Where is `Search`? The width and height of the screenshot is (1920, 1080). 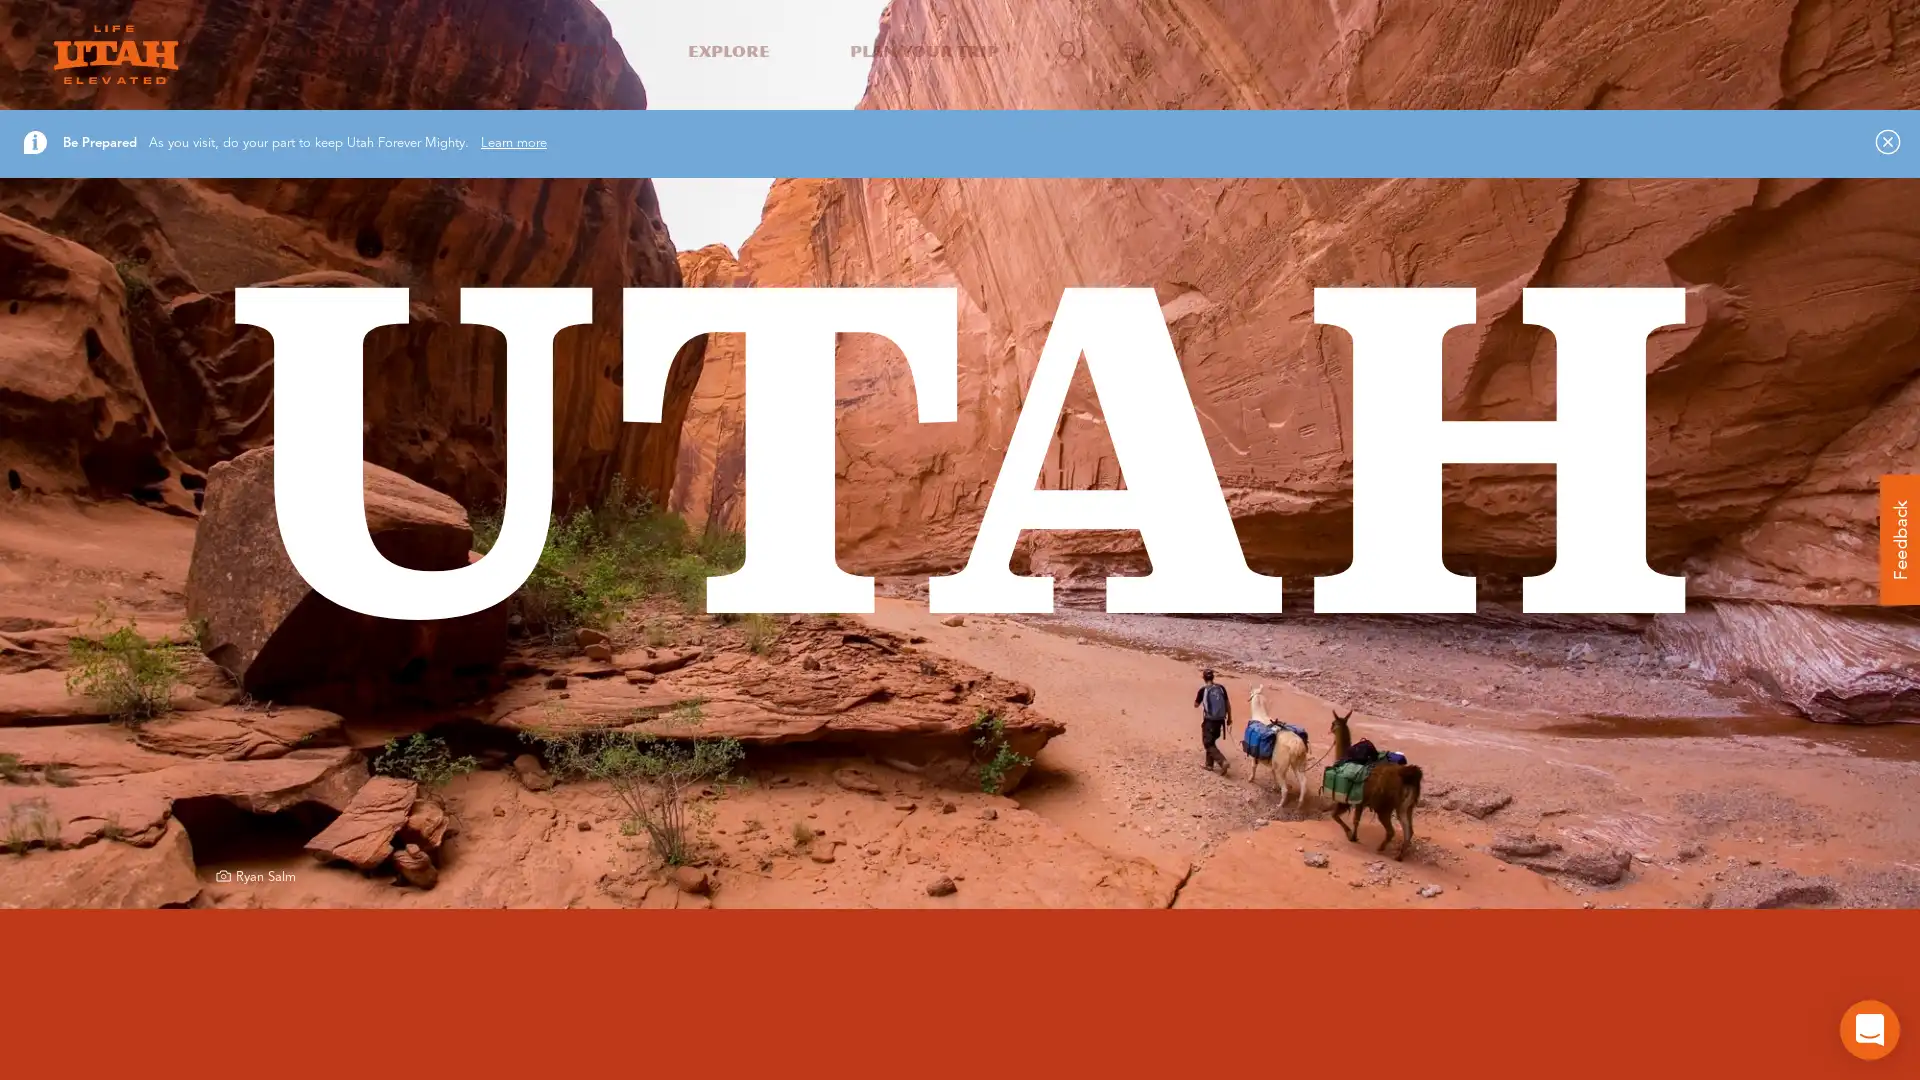 Search is located at coordinates (1395, 249).